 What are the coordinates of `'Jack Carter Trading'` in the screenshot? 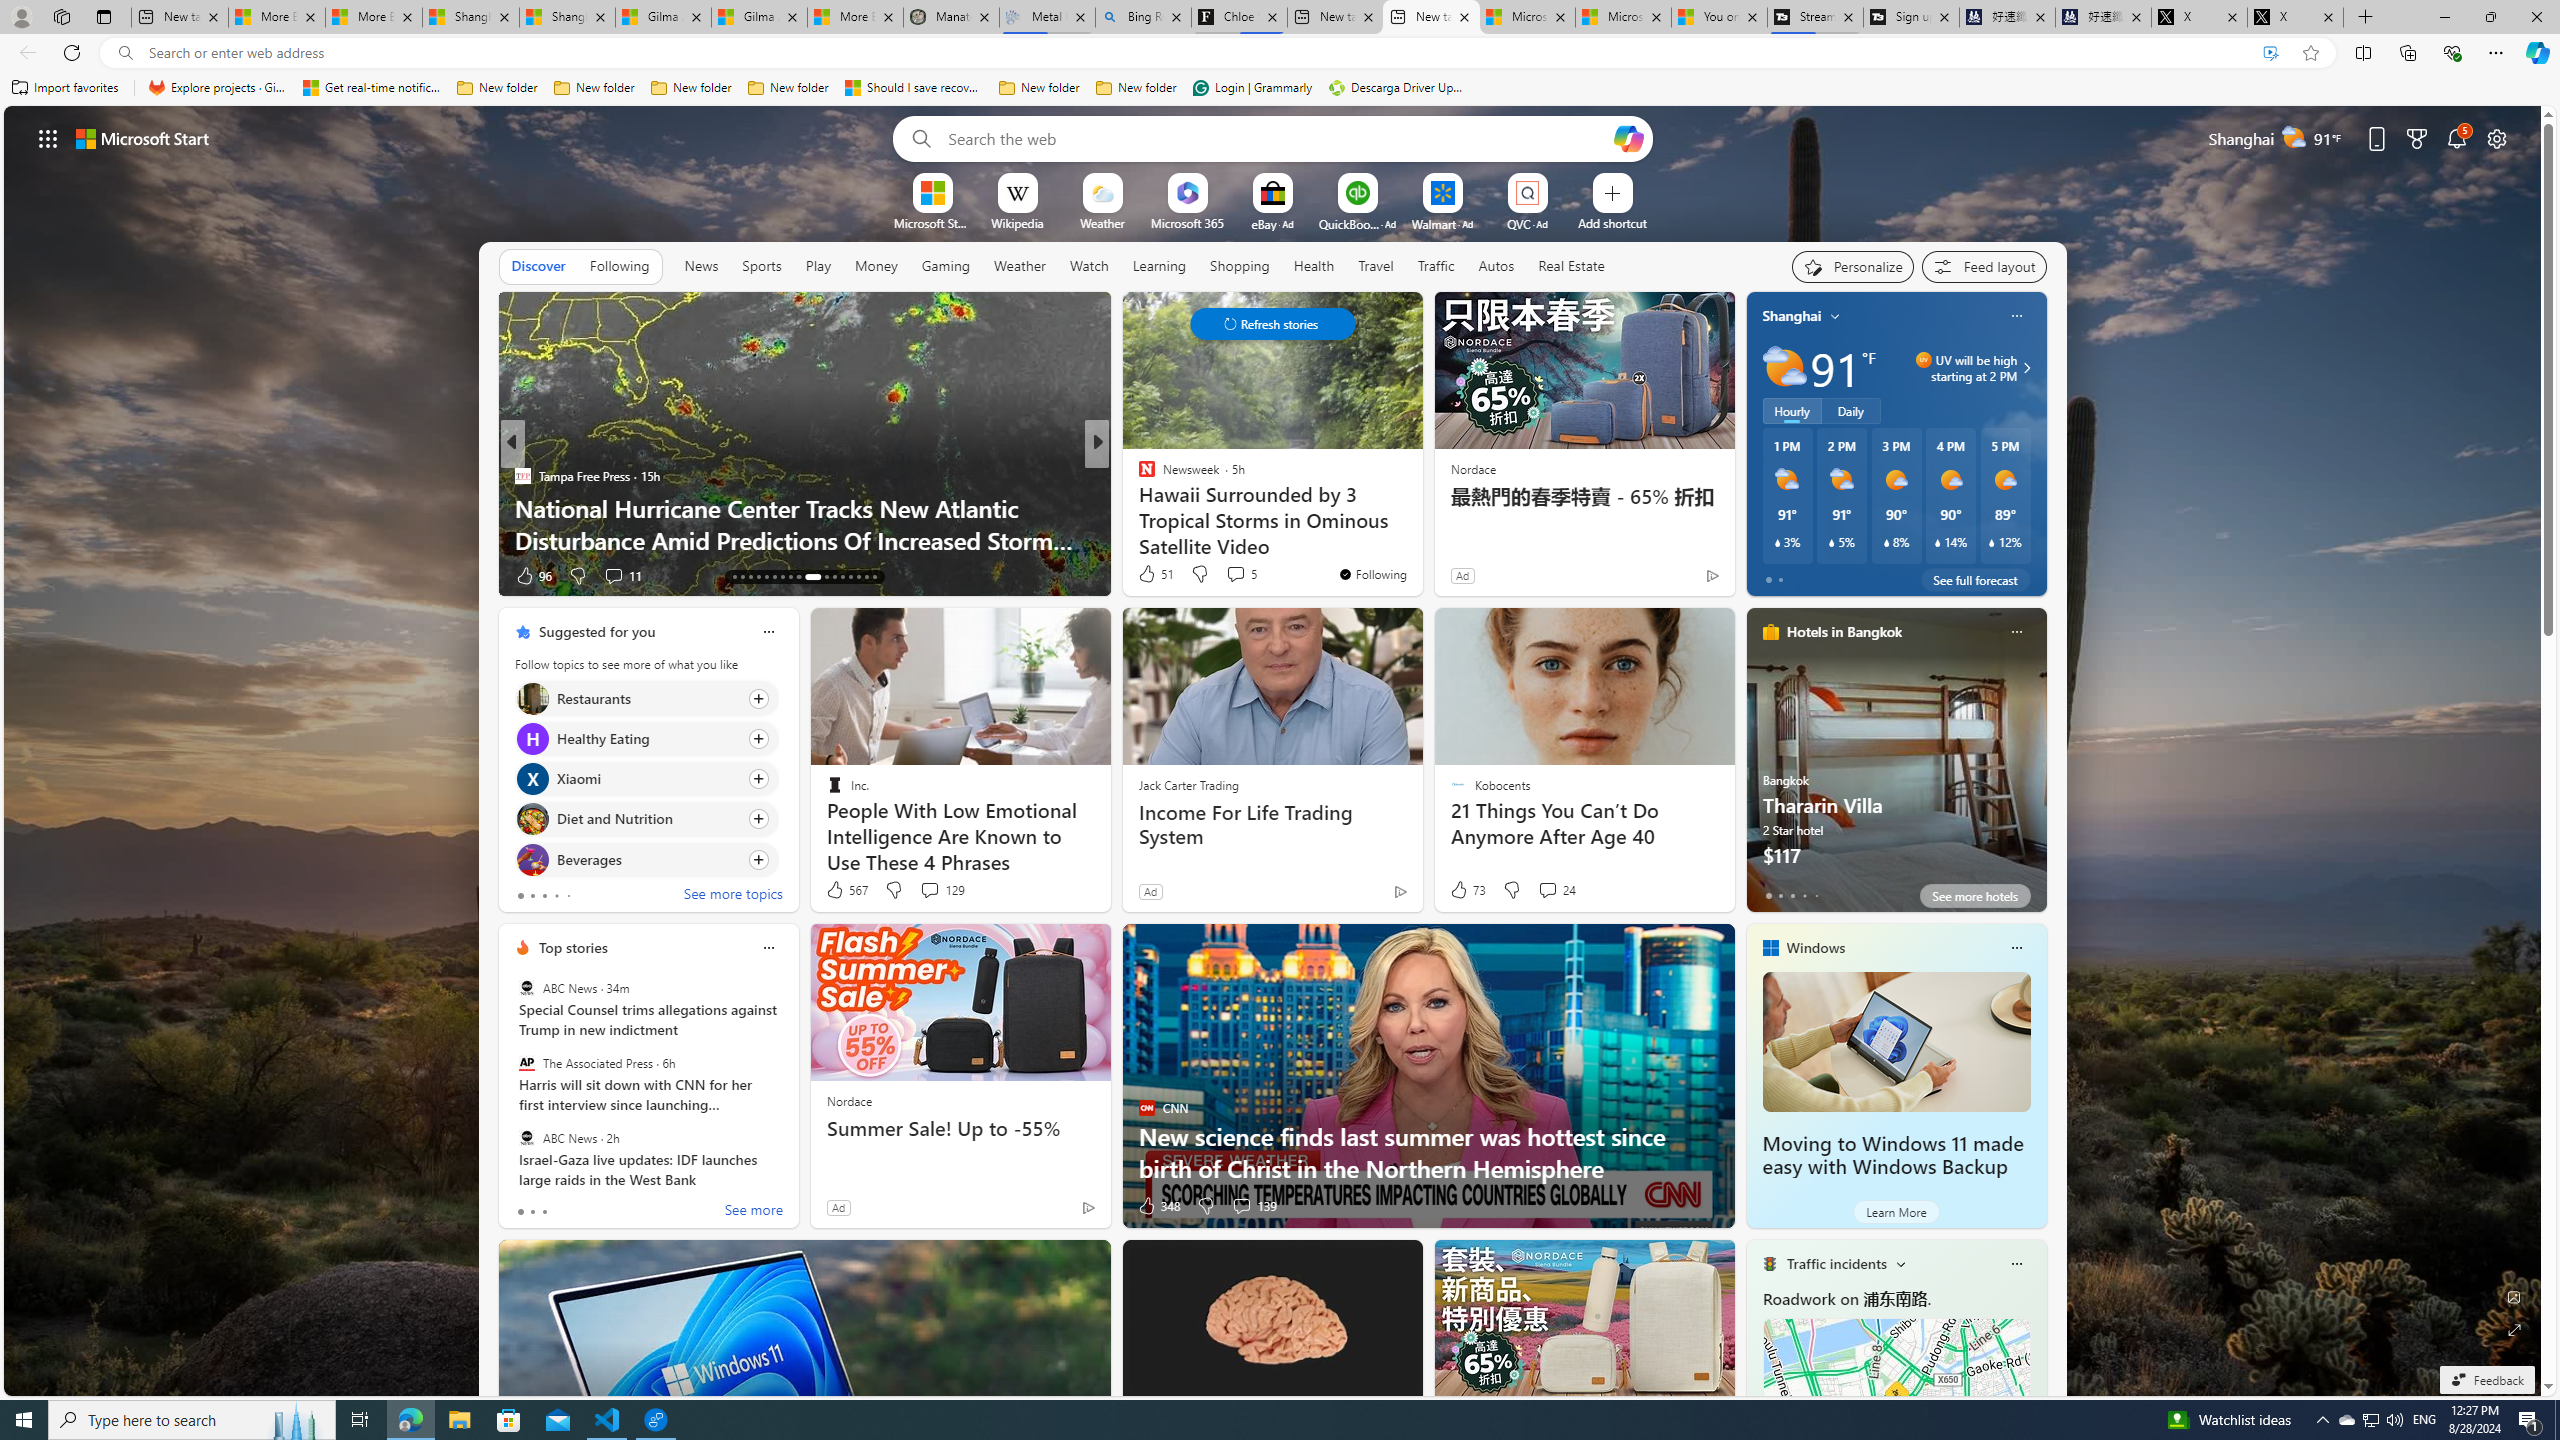 It's located at (1189, 785).